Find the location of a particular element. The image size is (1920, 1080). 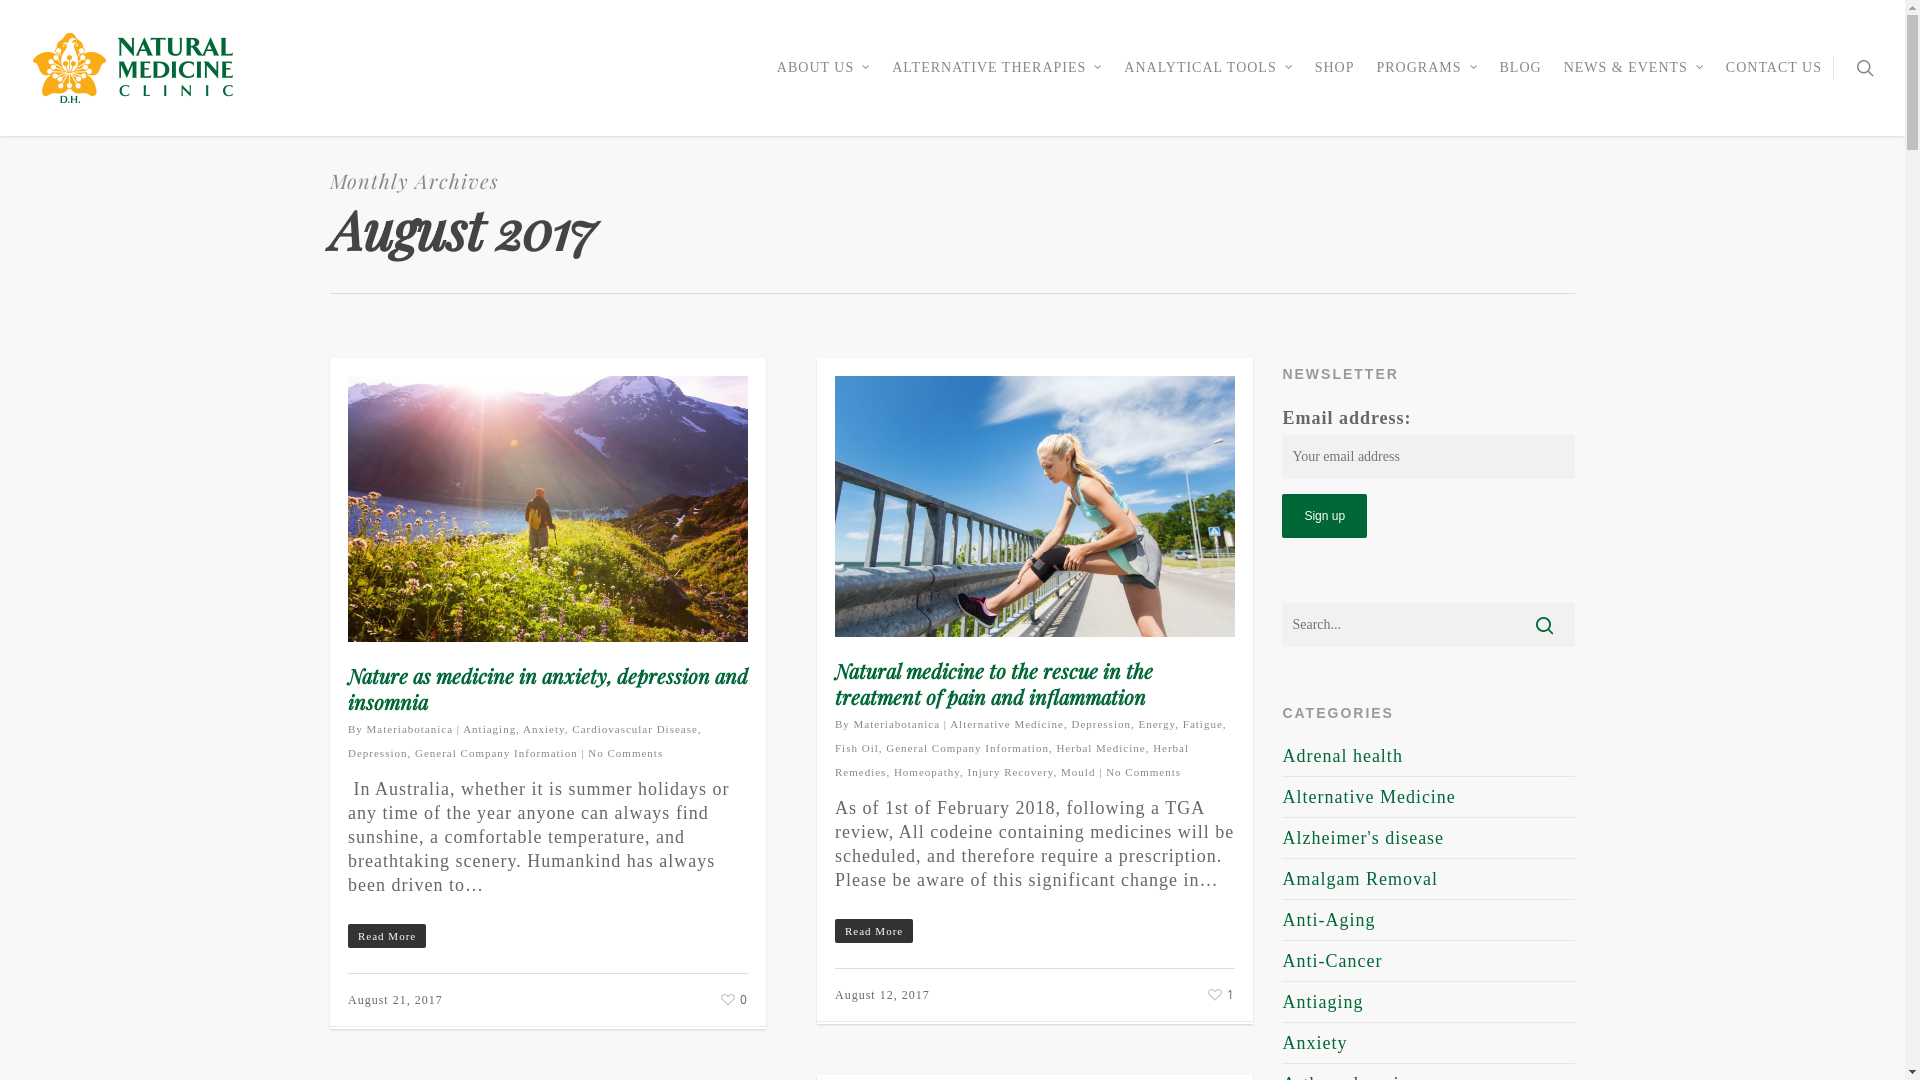

'SHOP' is located at coordinates (1334, 80).